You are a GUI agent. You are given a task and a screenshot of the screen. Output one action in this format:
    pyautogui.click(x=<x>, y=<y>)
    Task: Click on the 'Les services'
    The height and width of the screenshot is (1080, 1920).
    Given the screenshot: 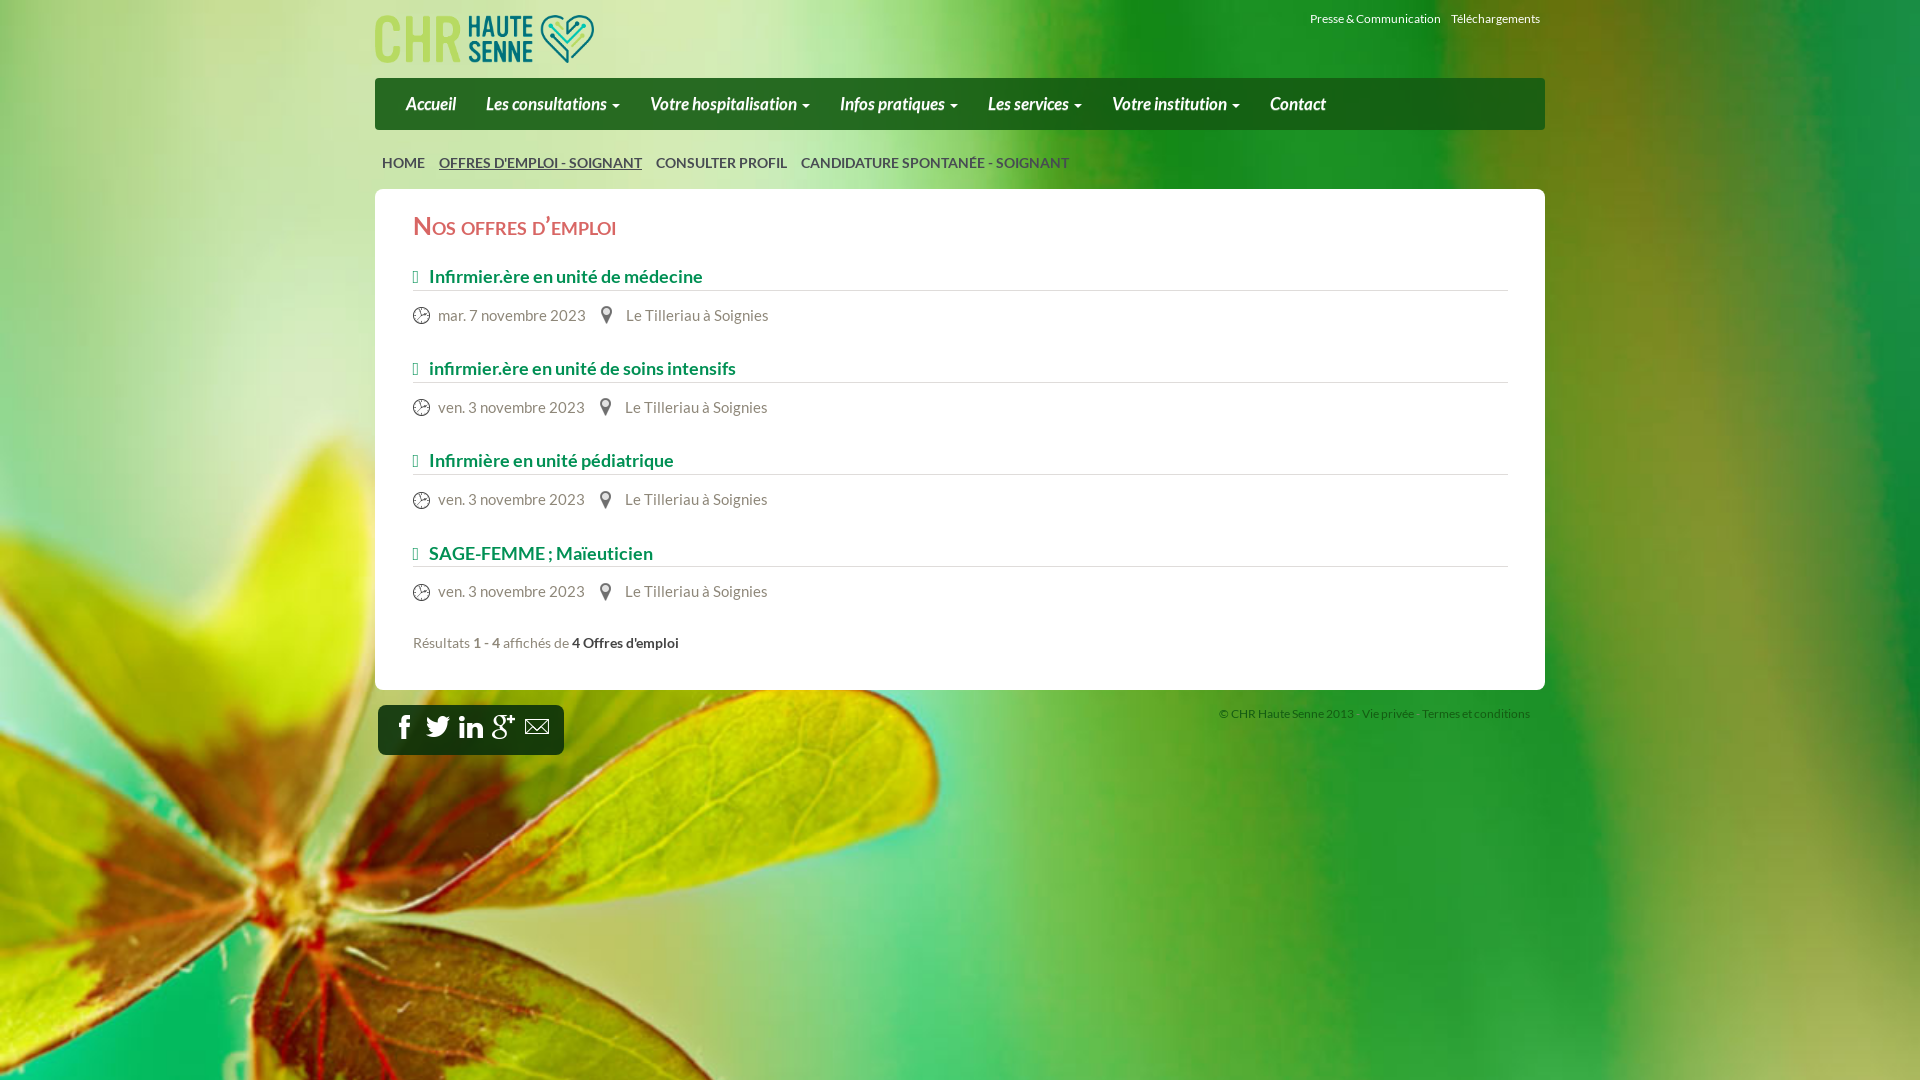 What is the action you would take?
    pyautogui.click(x=1035, y=104)
    